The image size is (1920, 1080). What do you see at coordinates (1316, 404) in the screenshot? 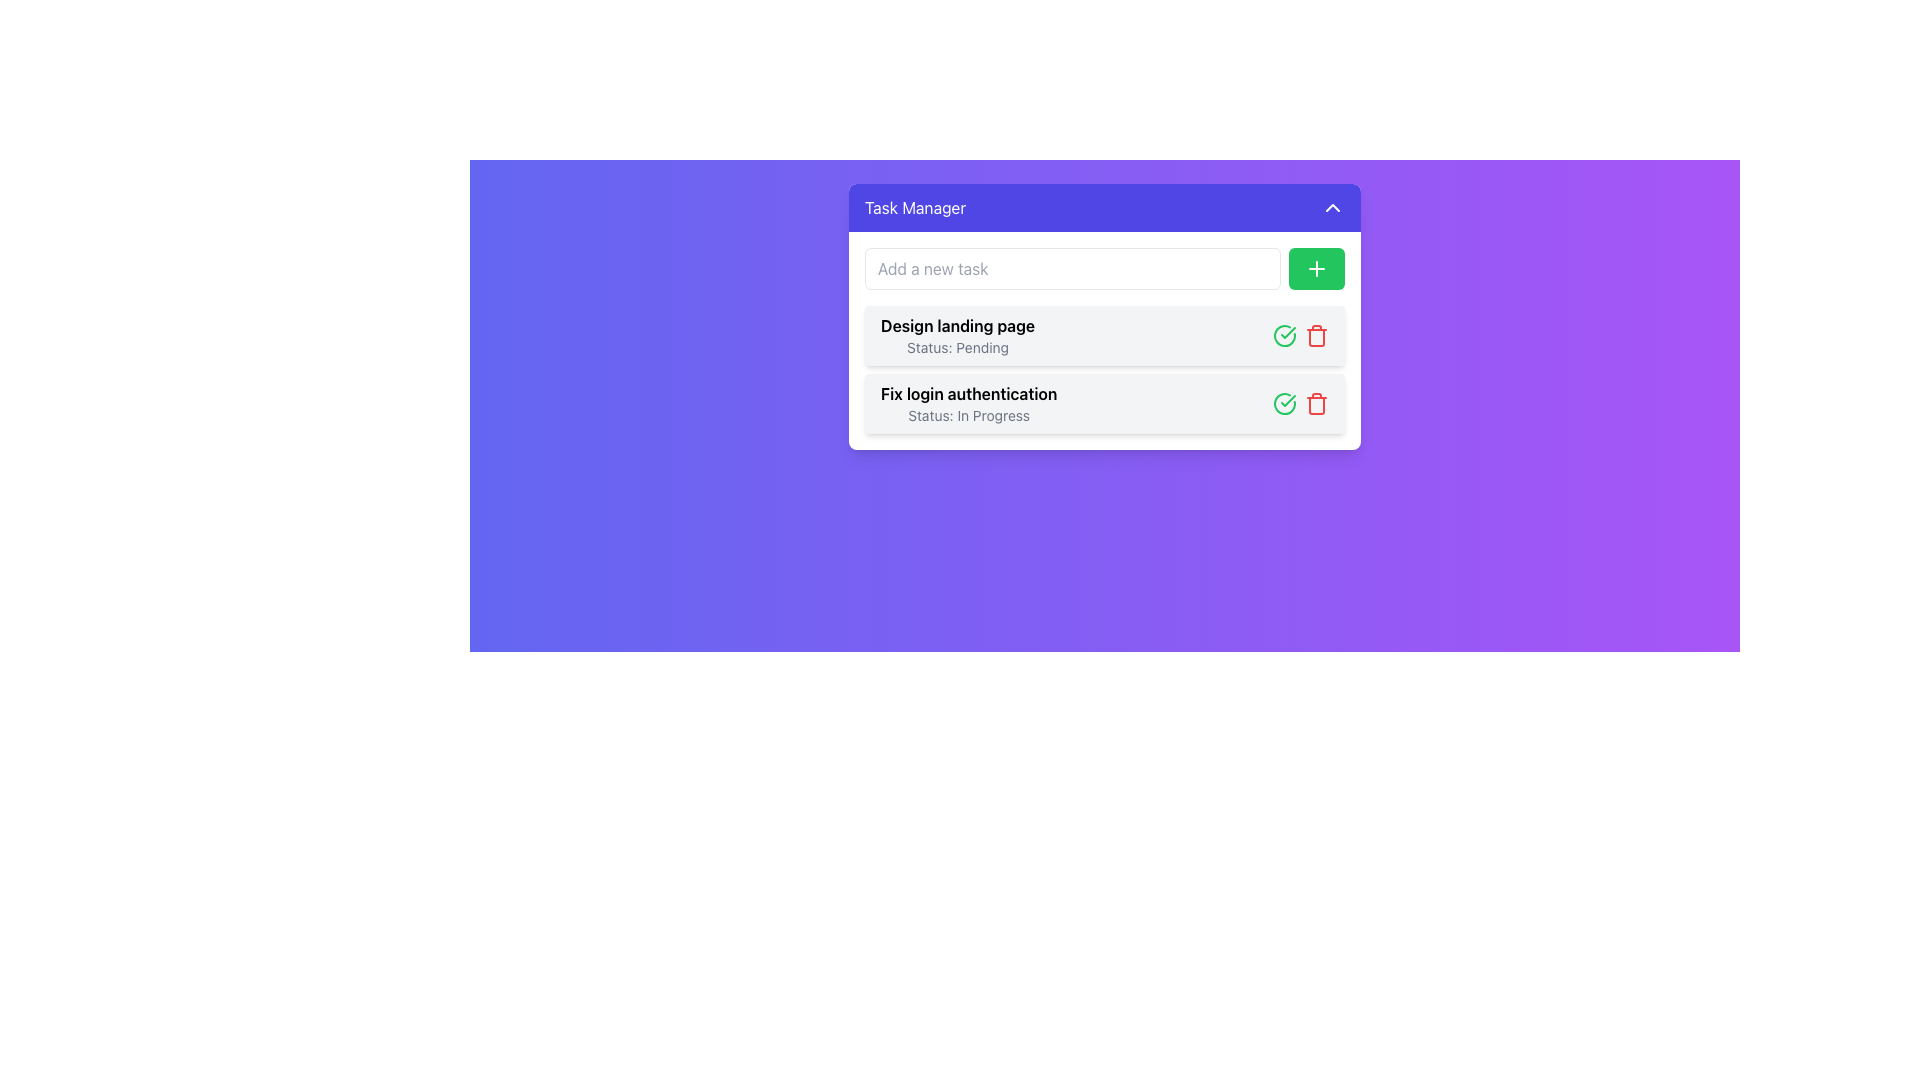
I see `the delete button located in the second task row of the task manager list, positioned to the right of the green checkmark icon` at bounding box center [1316, 404].